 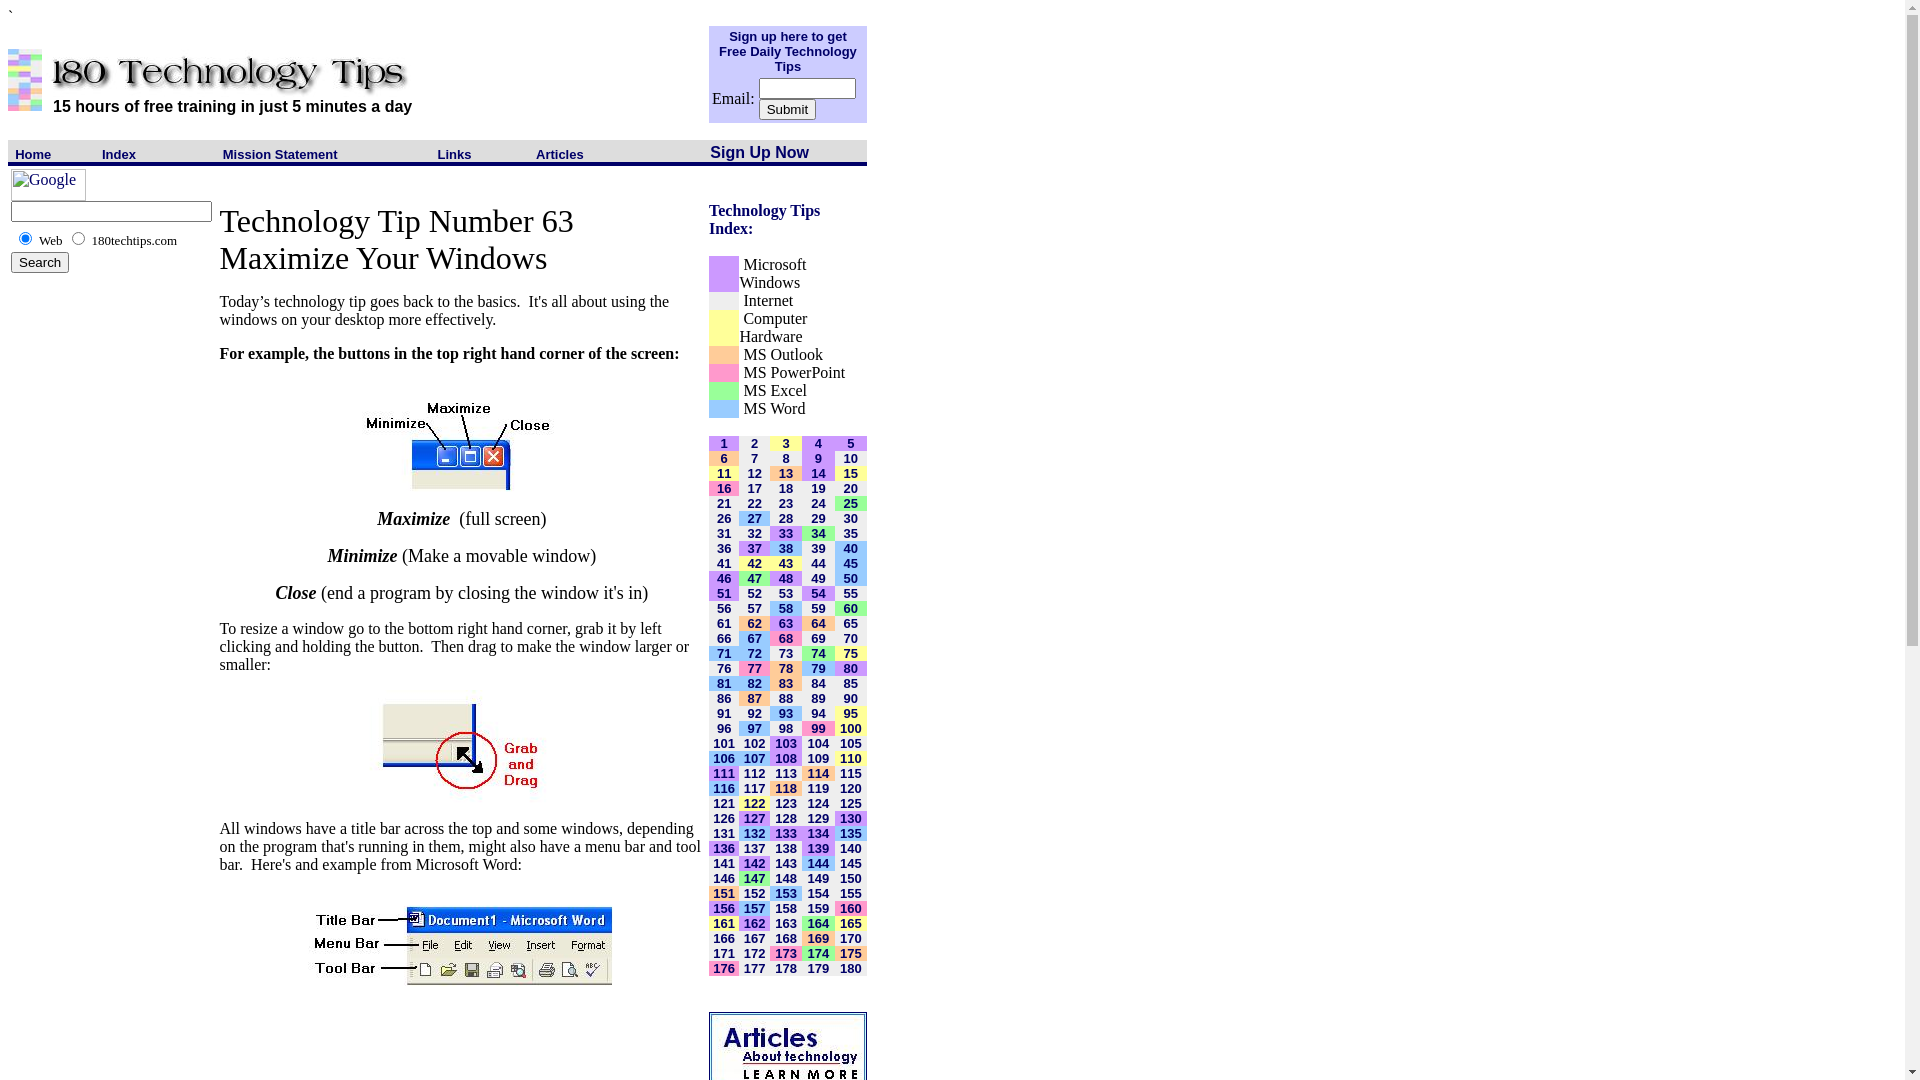 What do you see at coordinates (39, 261) in the screenshot?
I see `'Search'` at bounding box center [39, 261].